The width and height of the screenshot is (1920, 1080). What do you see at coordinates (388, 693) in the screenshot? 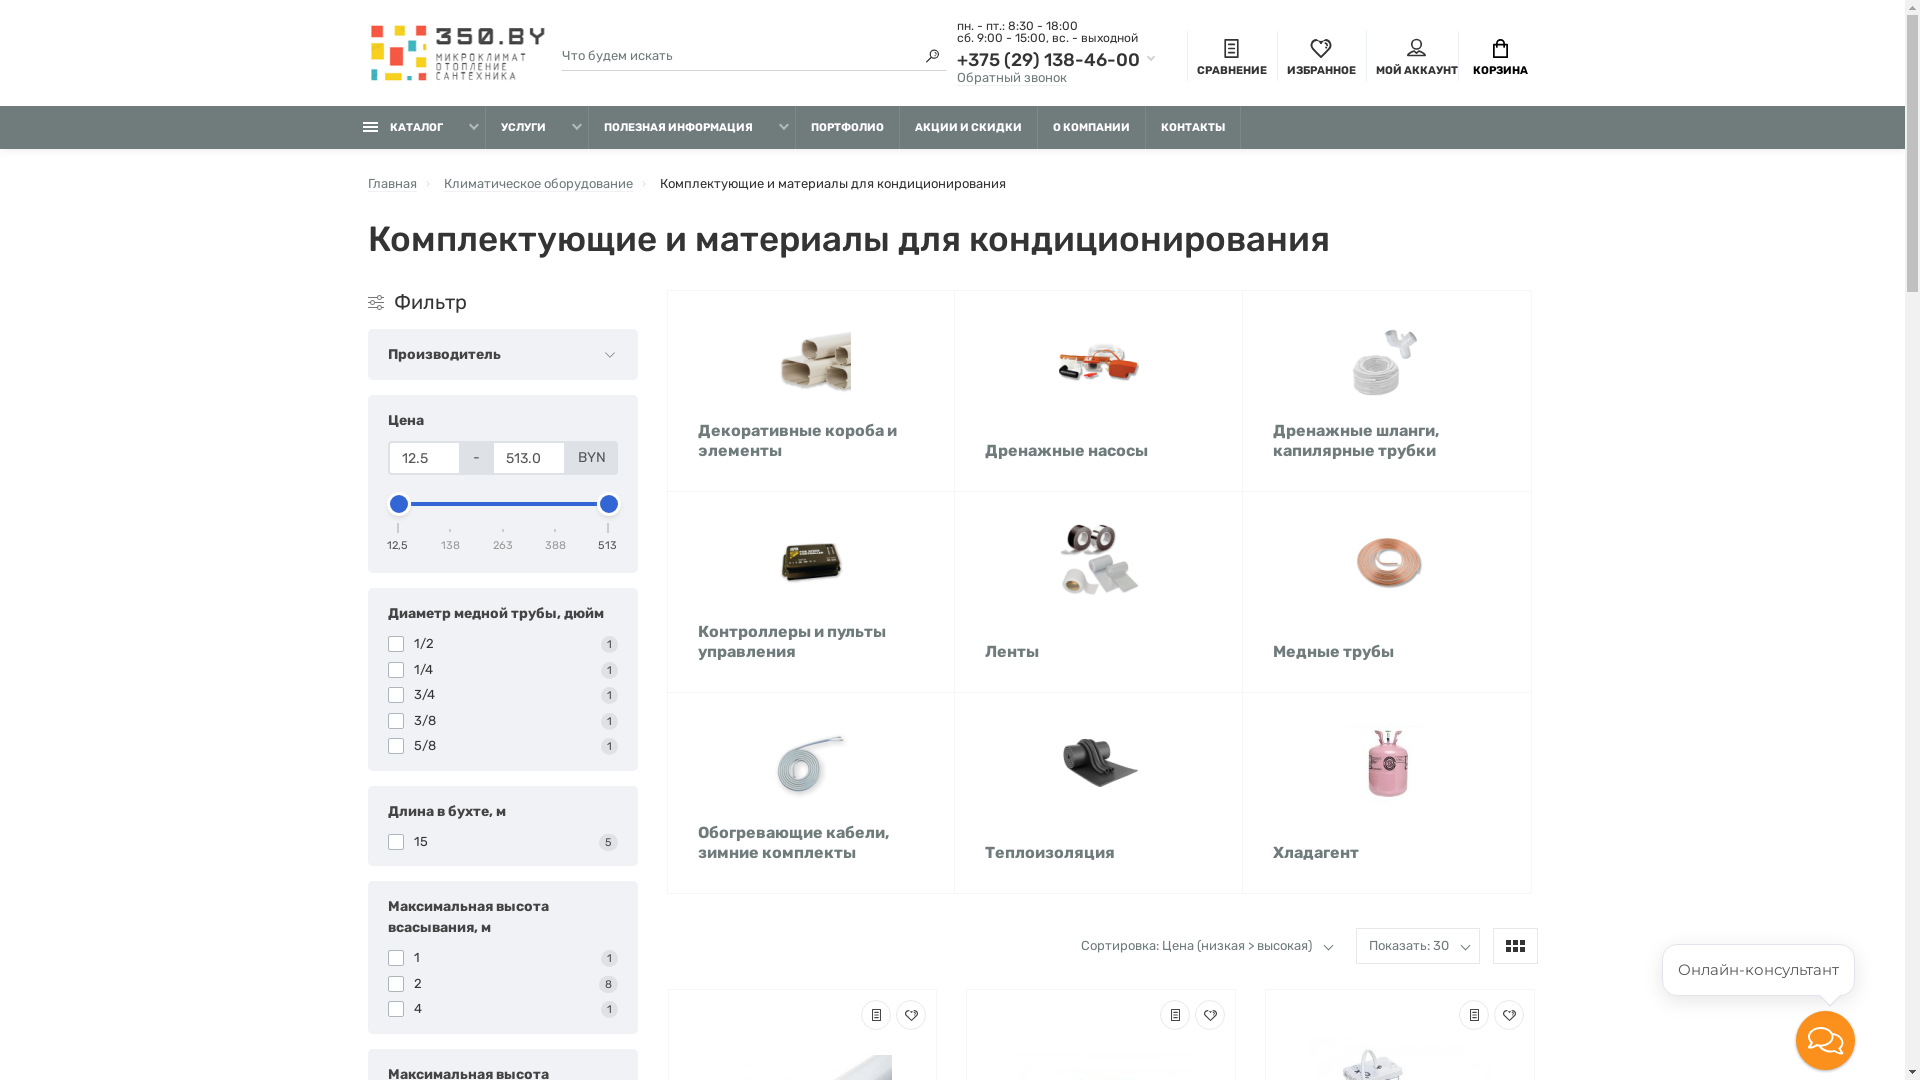
I see `'3/4` at bounding box center [388, 693].